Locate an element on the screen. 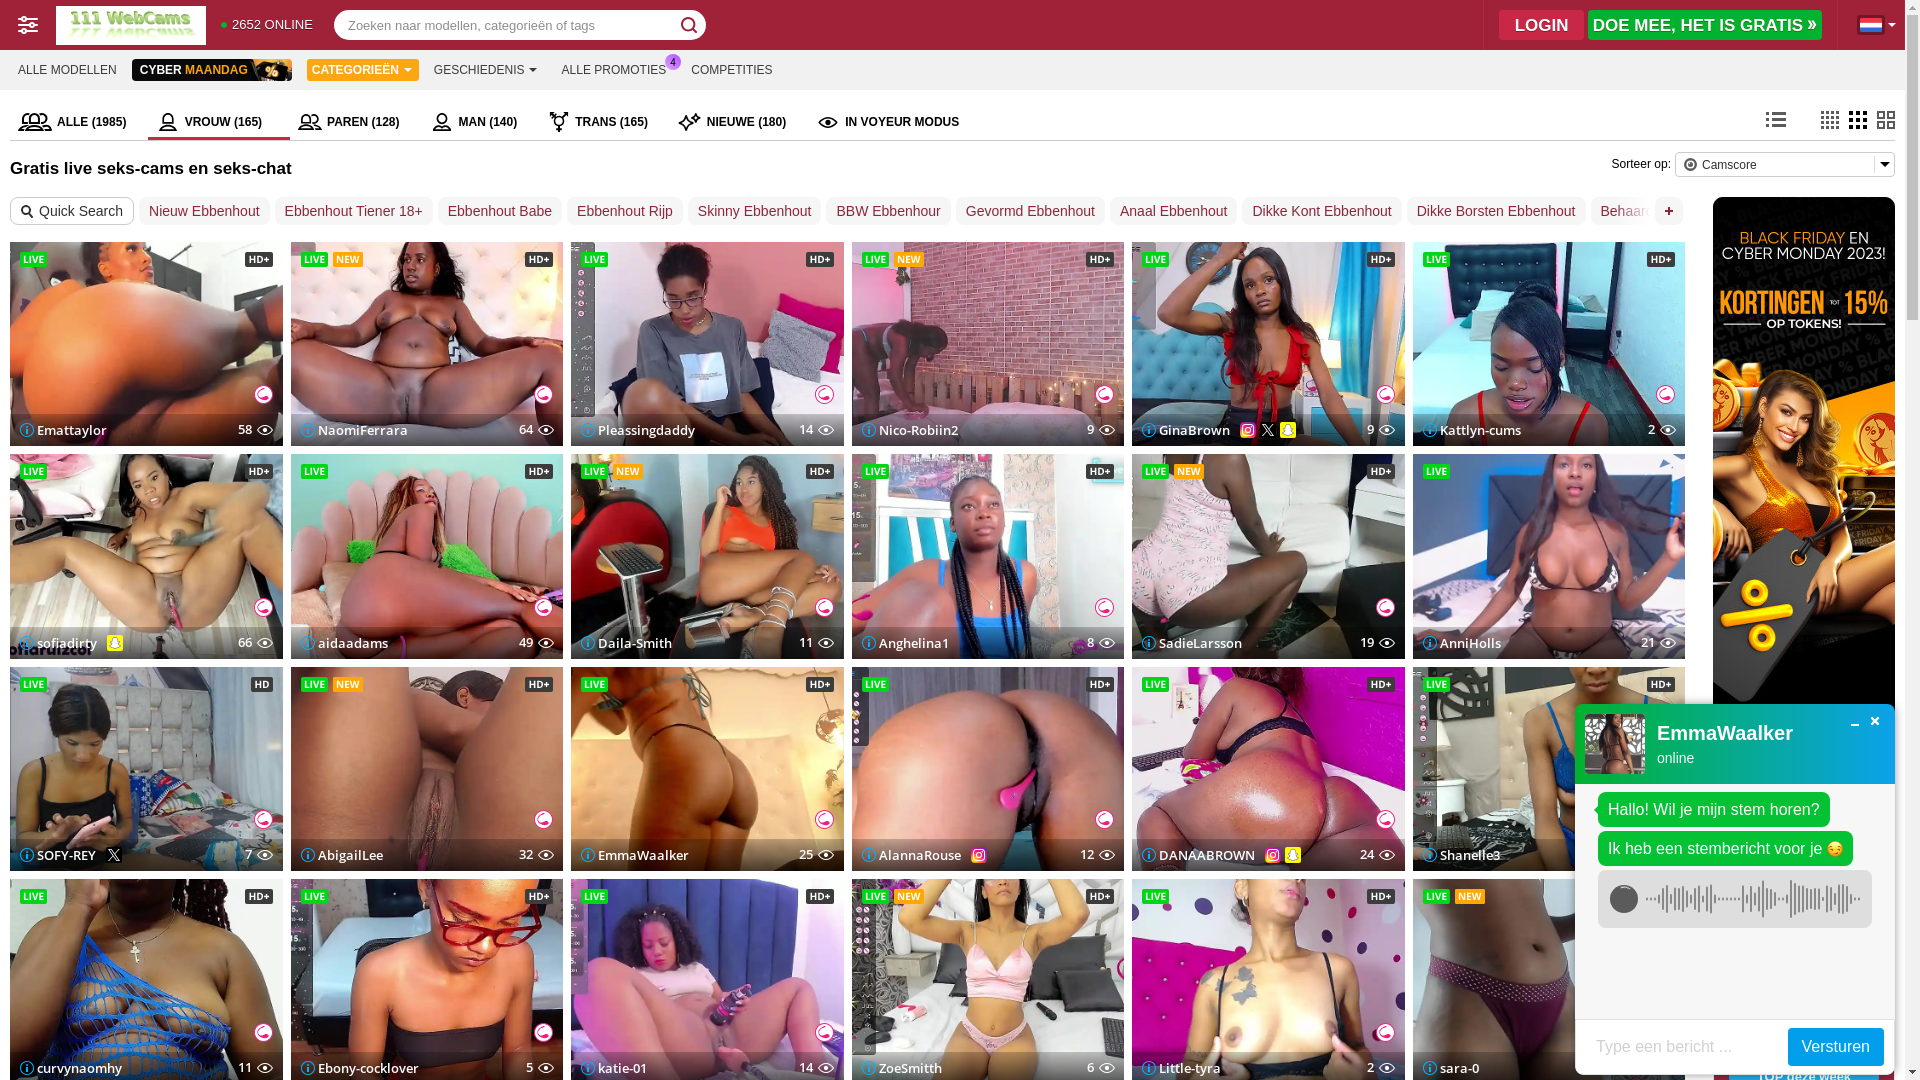 The height and width of the screenshot is (1080, 1920). 'ALLE (1985)' is located at coordinates (78, 122).